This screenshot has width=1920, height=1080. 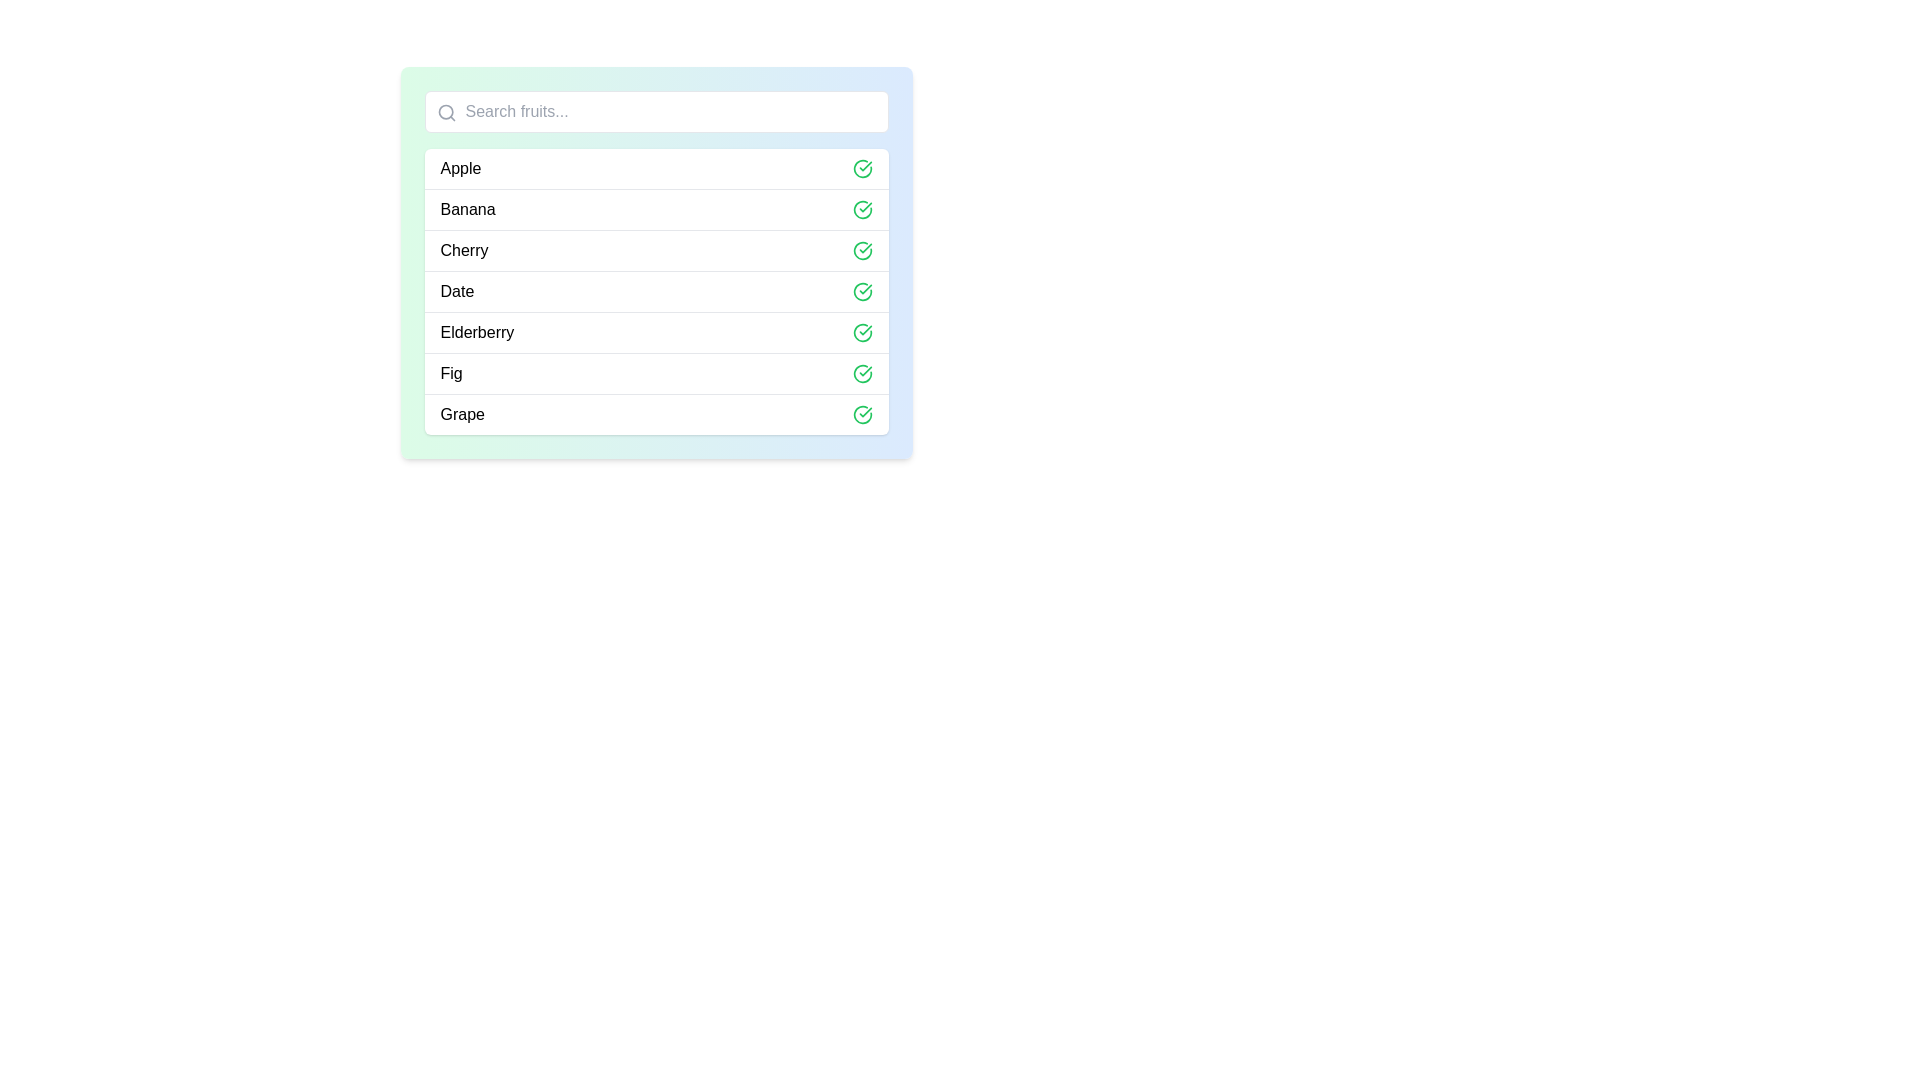 I want to click on the 'Fig' list item, indicated by the green checkmark, so click(x=656, y=373).